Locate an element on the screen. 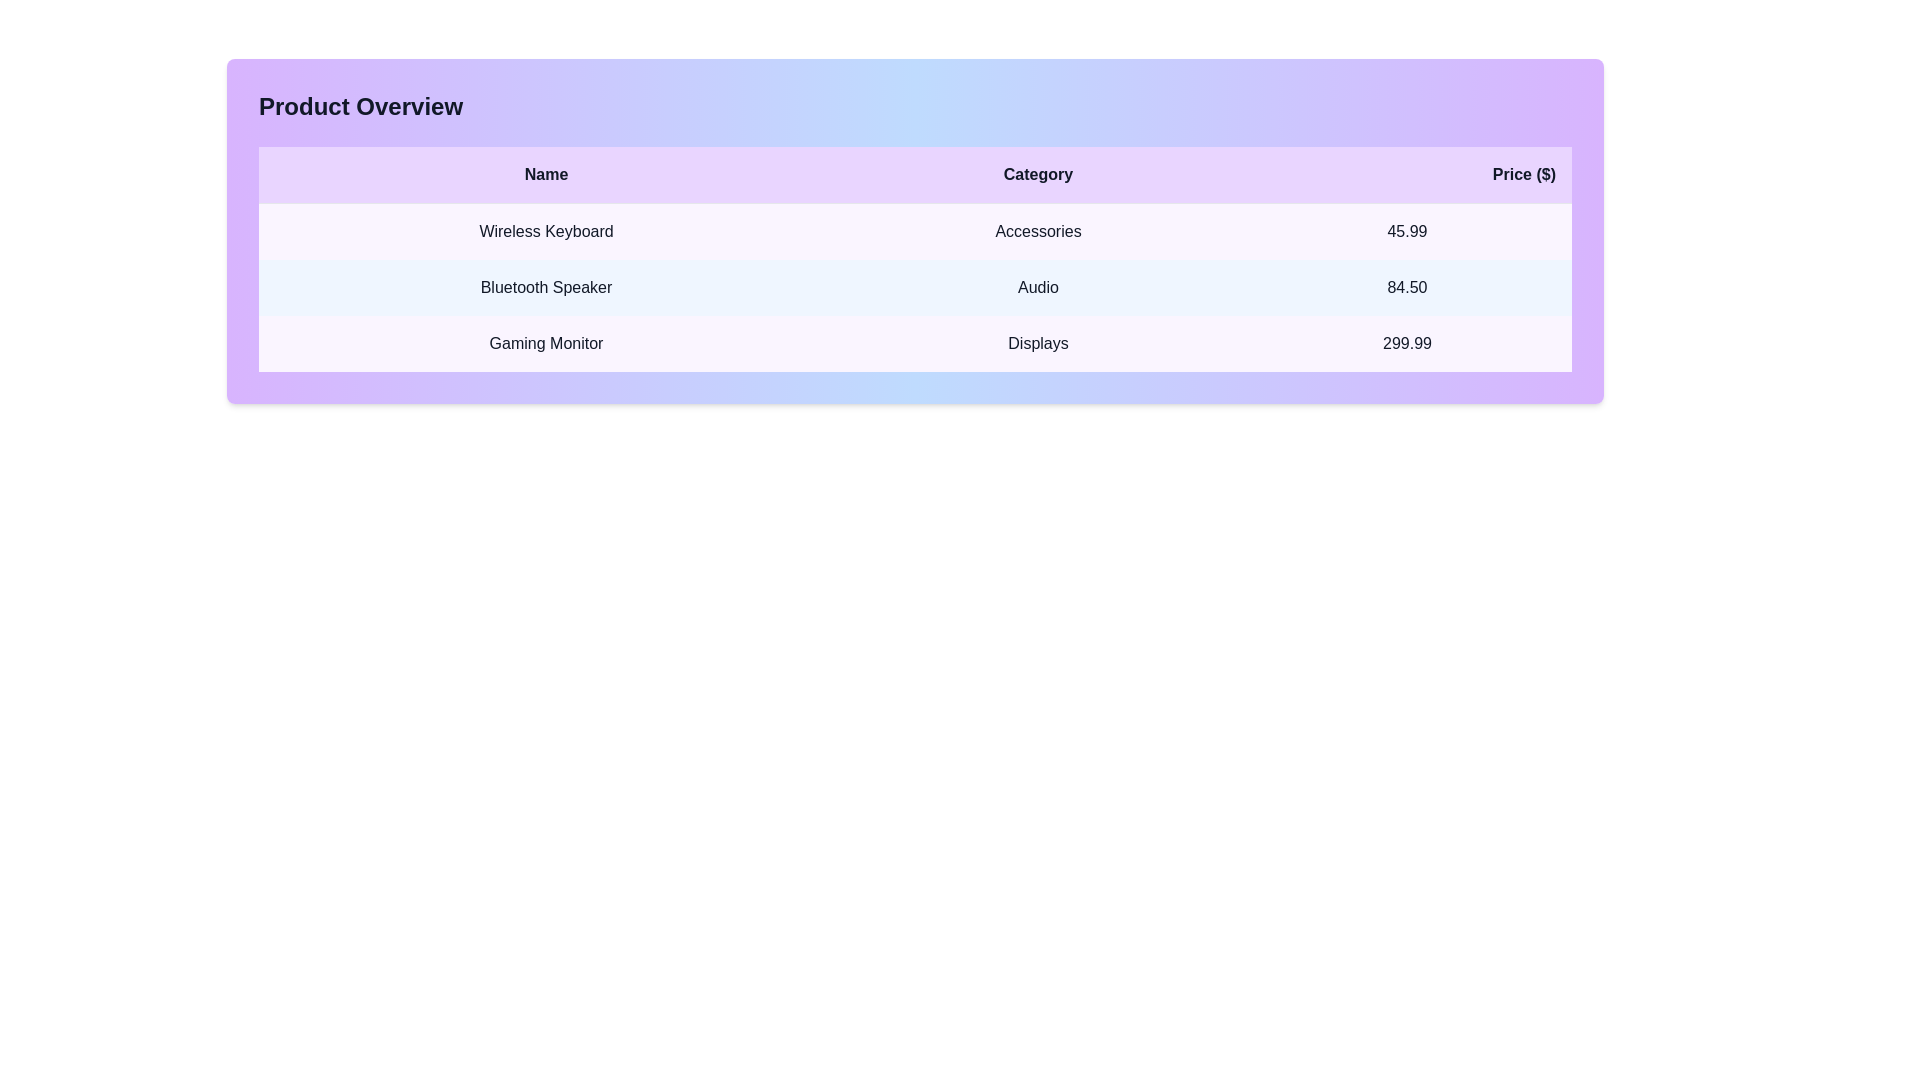  the 'Name' column header text label, which is the first column header in a data table, located at the top left corner of the header row is located at coordinates (546, 174).